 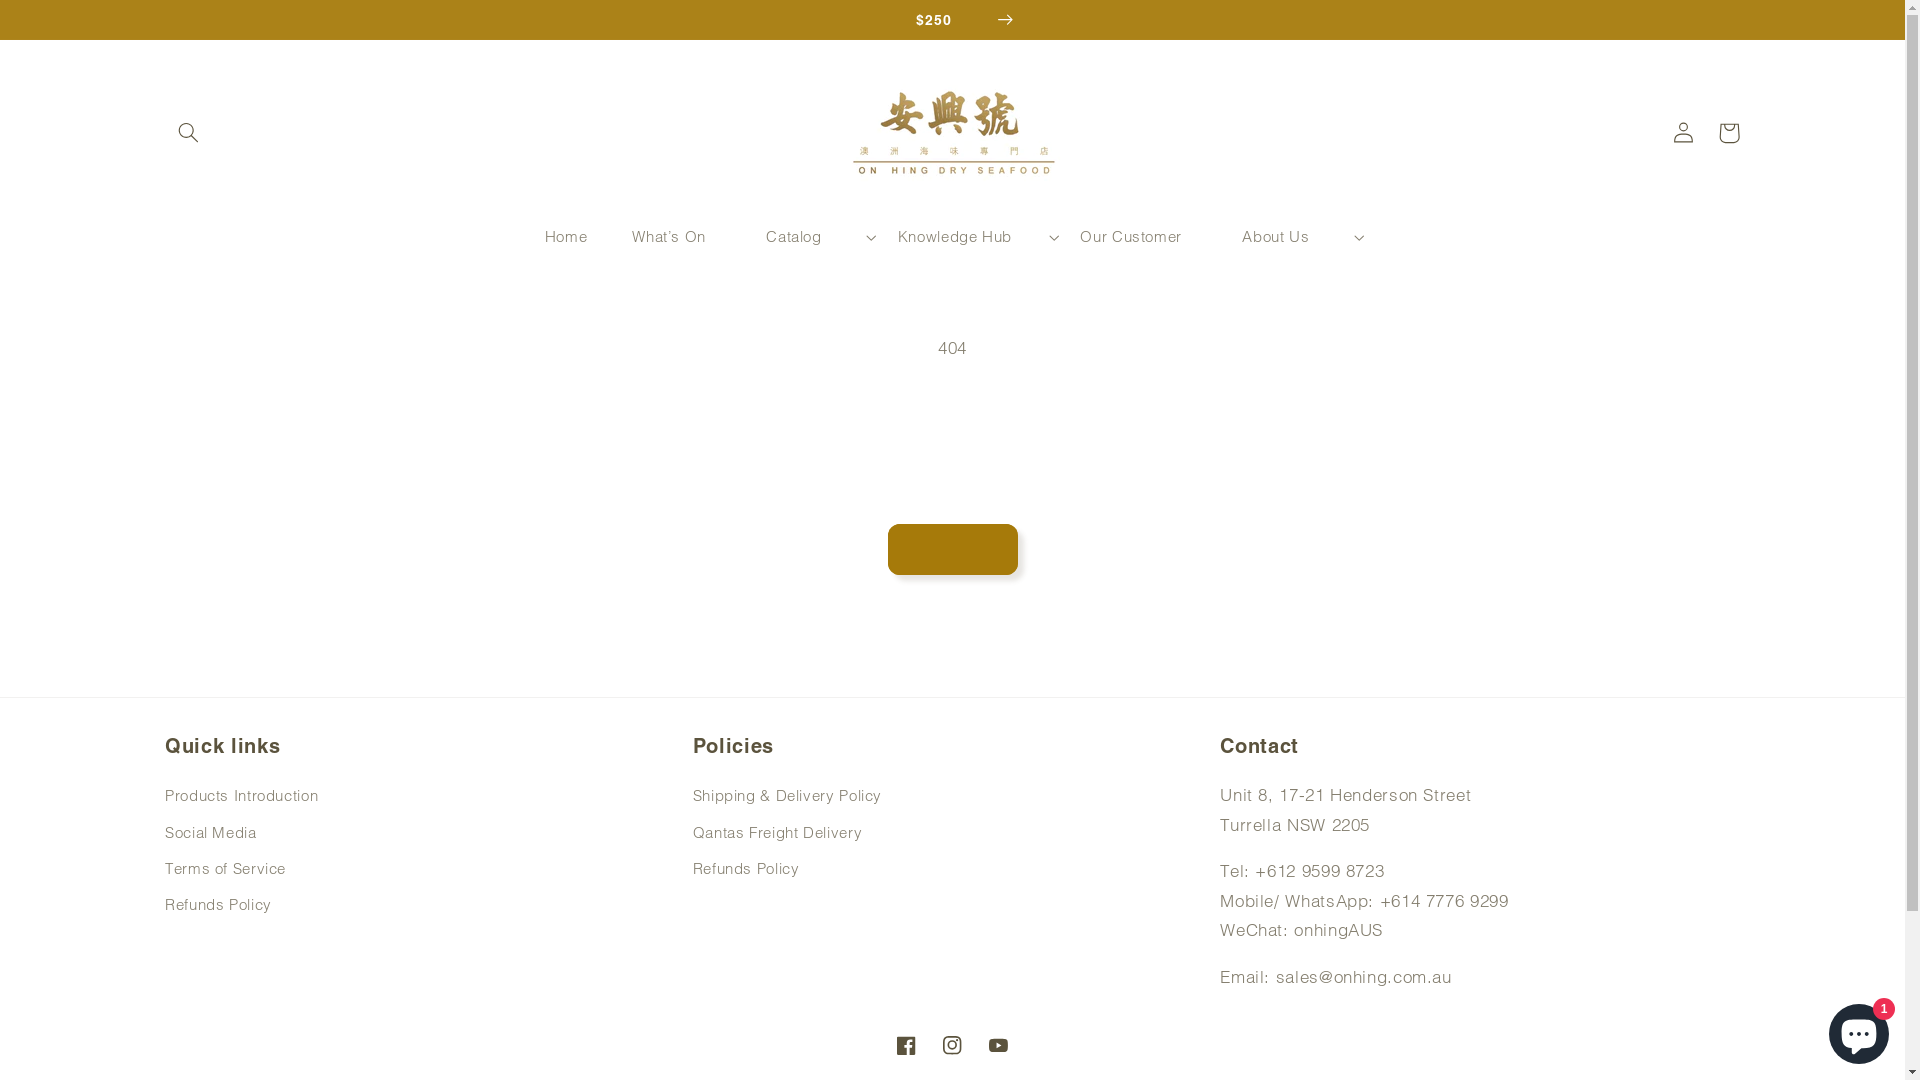 What do you see at coordinates (905, 1044) in the screenshot?
I see `'Facebook'` at bounding box center [905, 1044].